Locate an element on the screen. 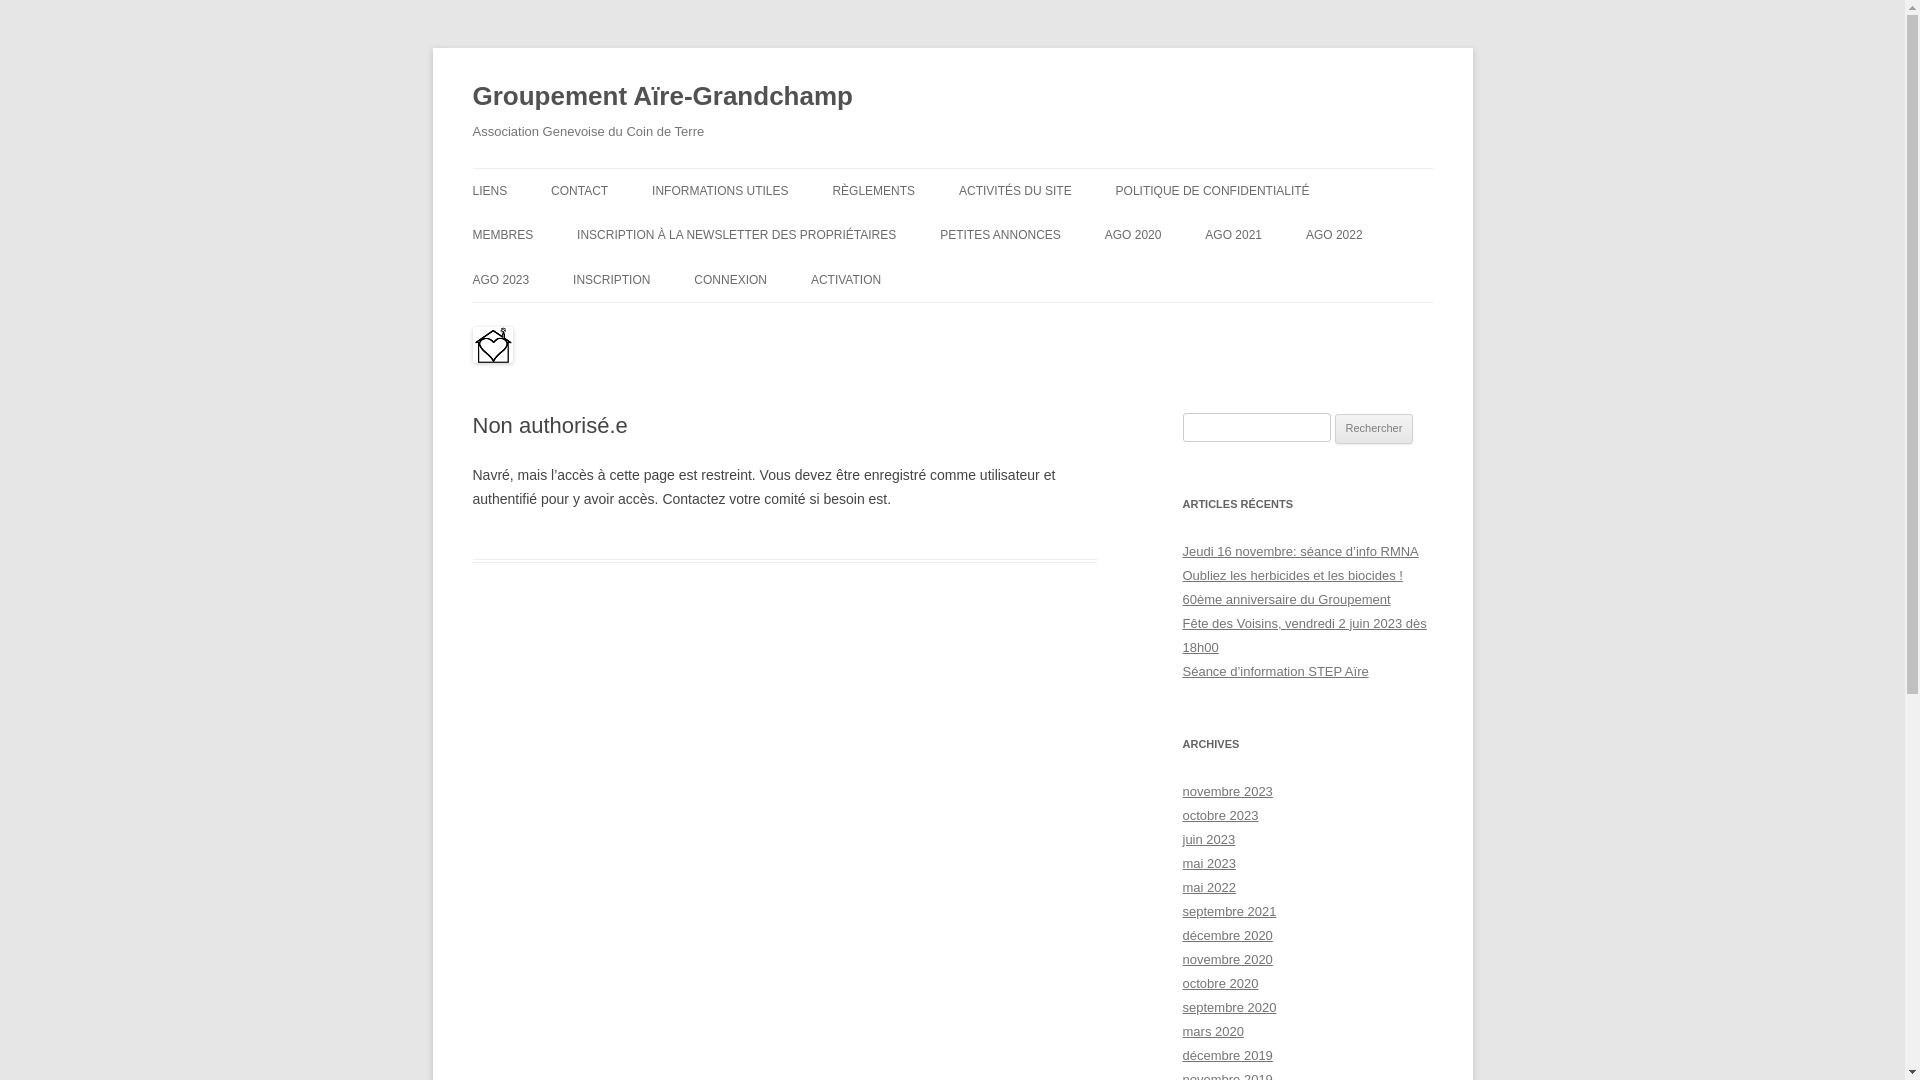 The width and height of the screenshot is (1920, 1080). 'LIENS' is located at coordinates (489, 191).